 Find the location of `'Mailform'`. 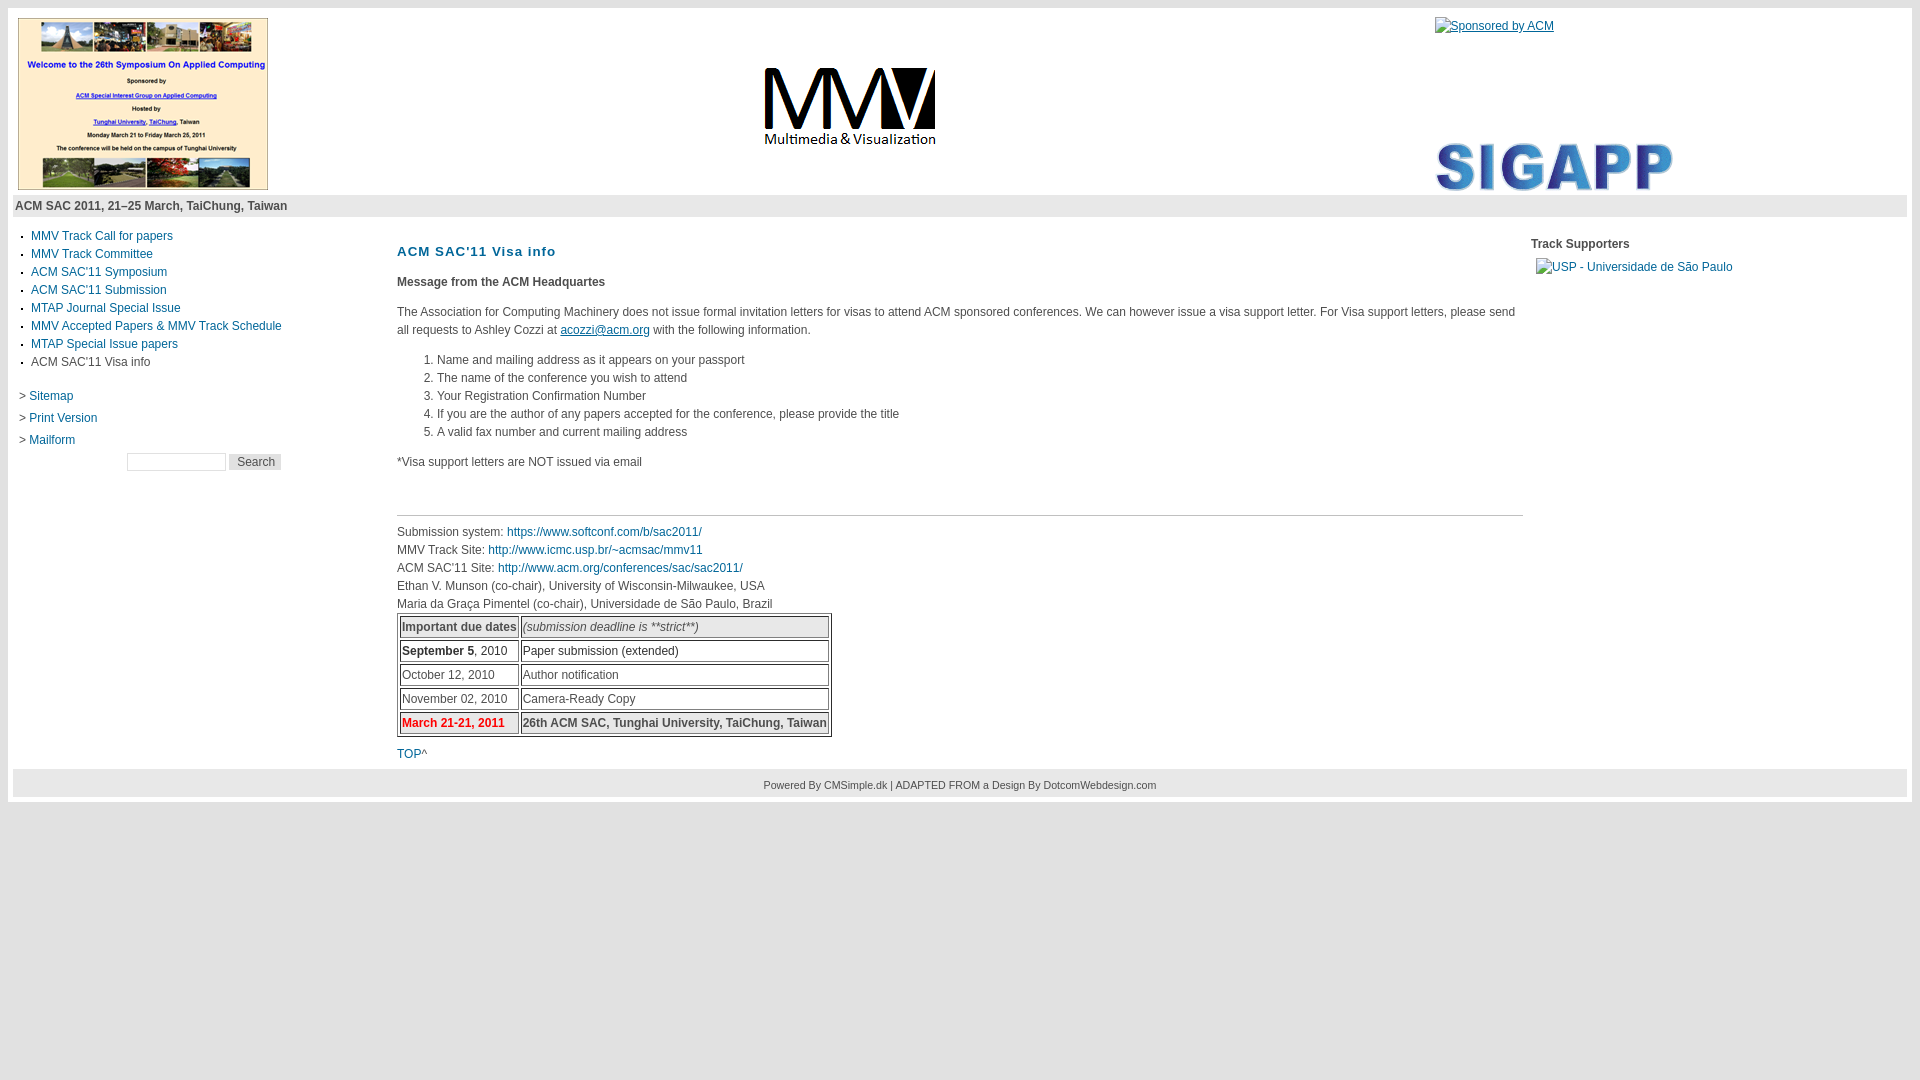

'Mailform' is located at coordinates (52, 438).